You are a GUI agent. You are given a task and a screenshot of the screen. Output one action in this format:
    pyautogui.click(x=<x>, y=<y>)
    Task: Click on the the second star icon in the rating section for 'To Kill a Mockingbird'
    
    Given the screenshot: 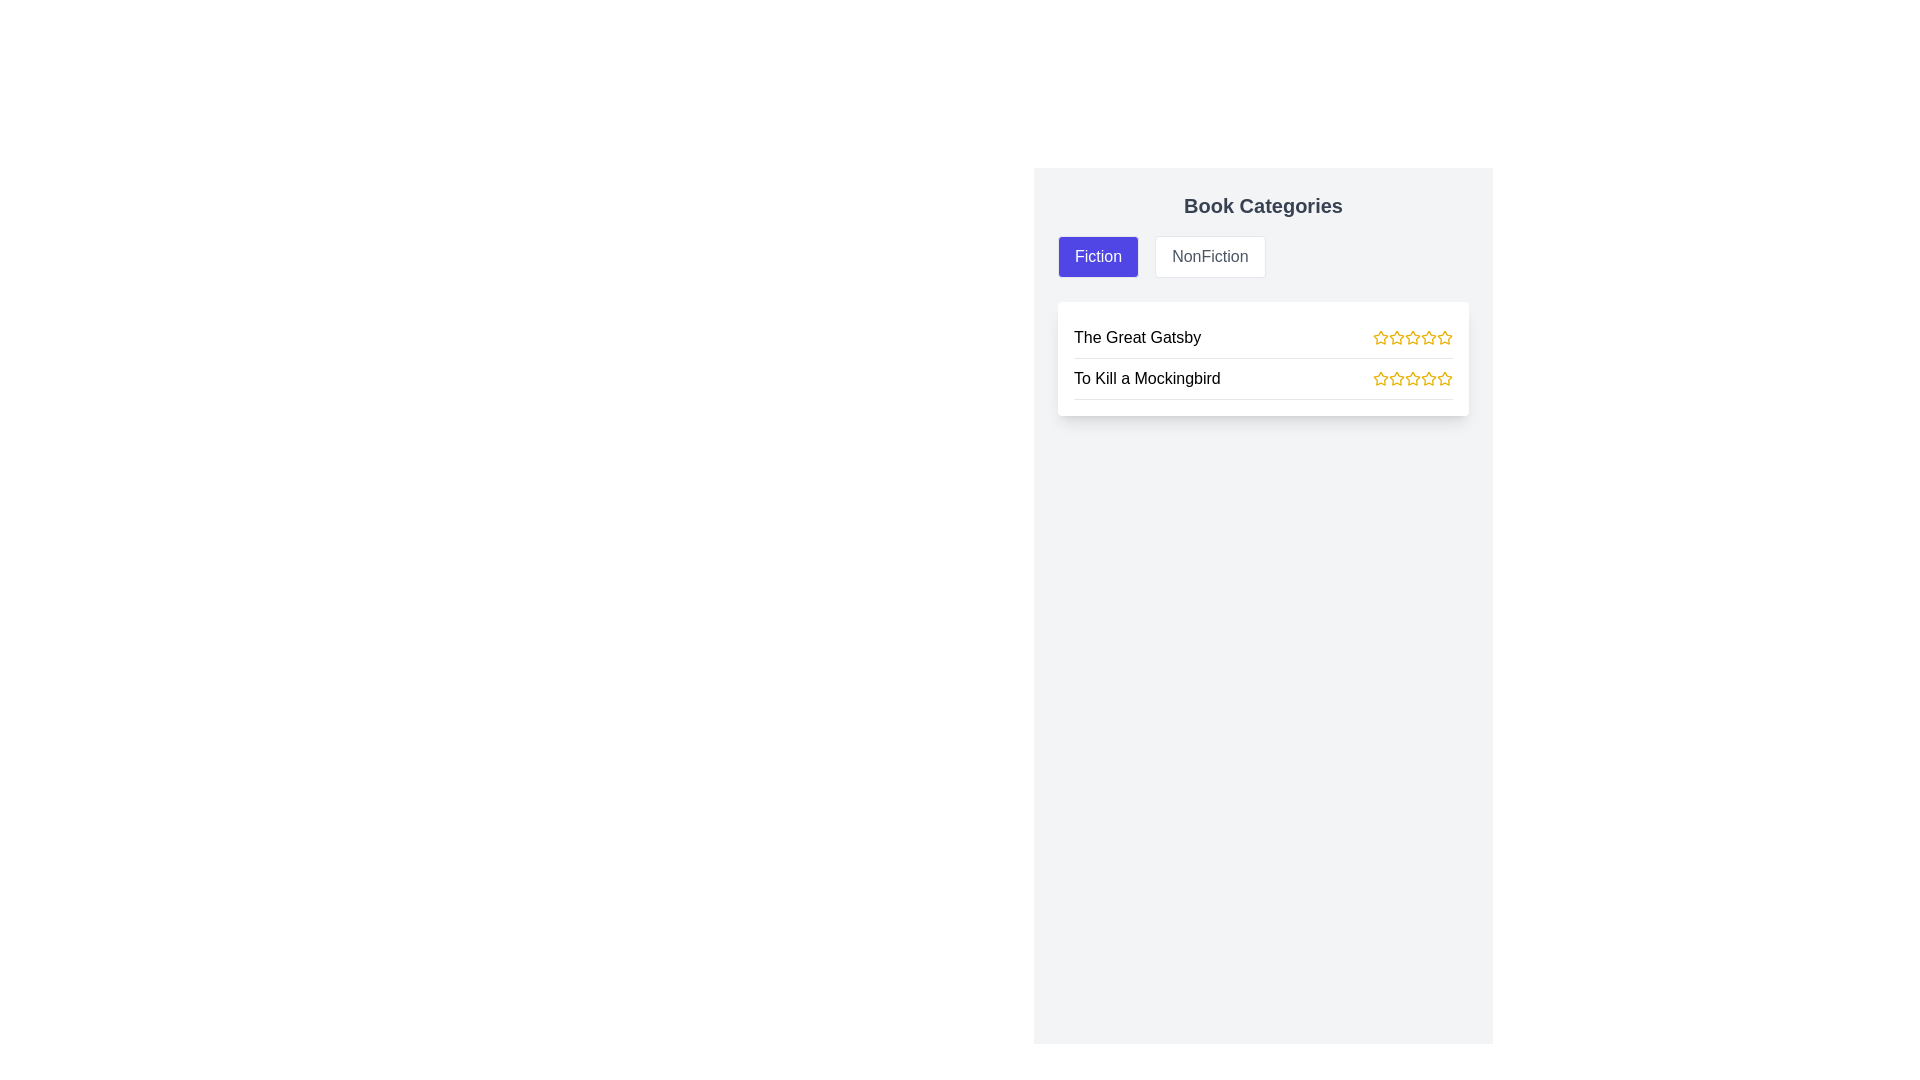 What is the action you would take?
    pyautogui.click(x=1411, y=378)
    